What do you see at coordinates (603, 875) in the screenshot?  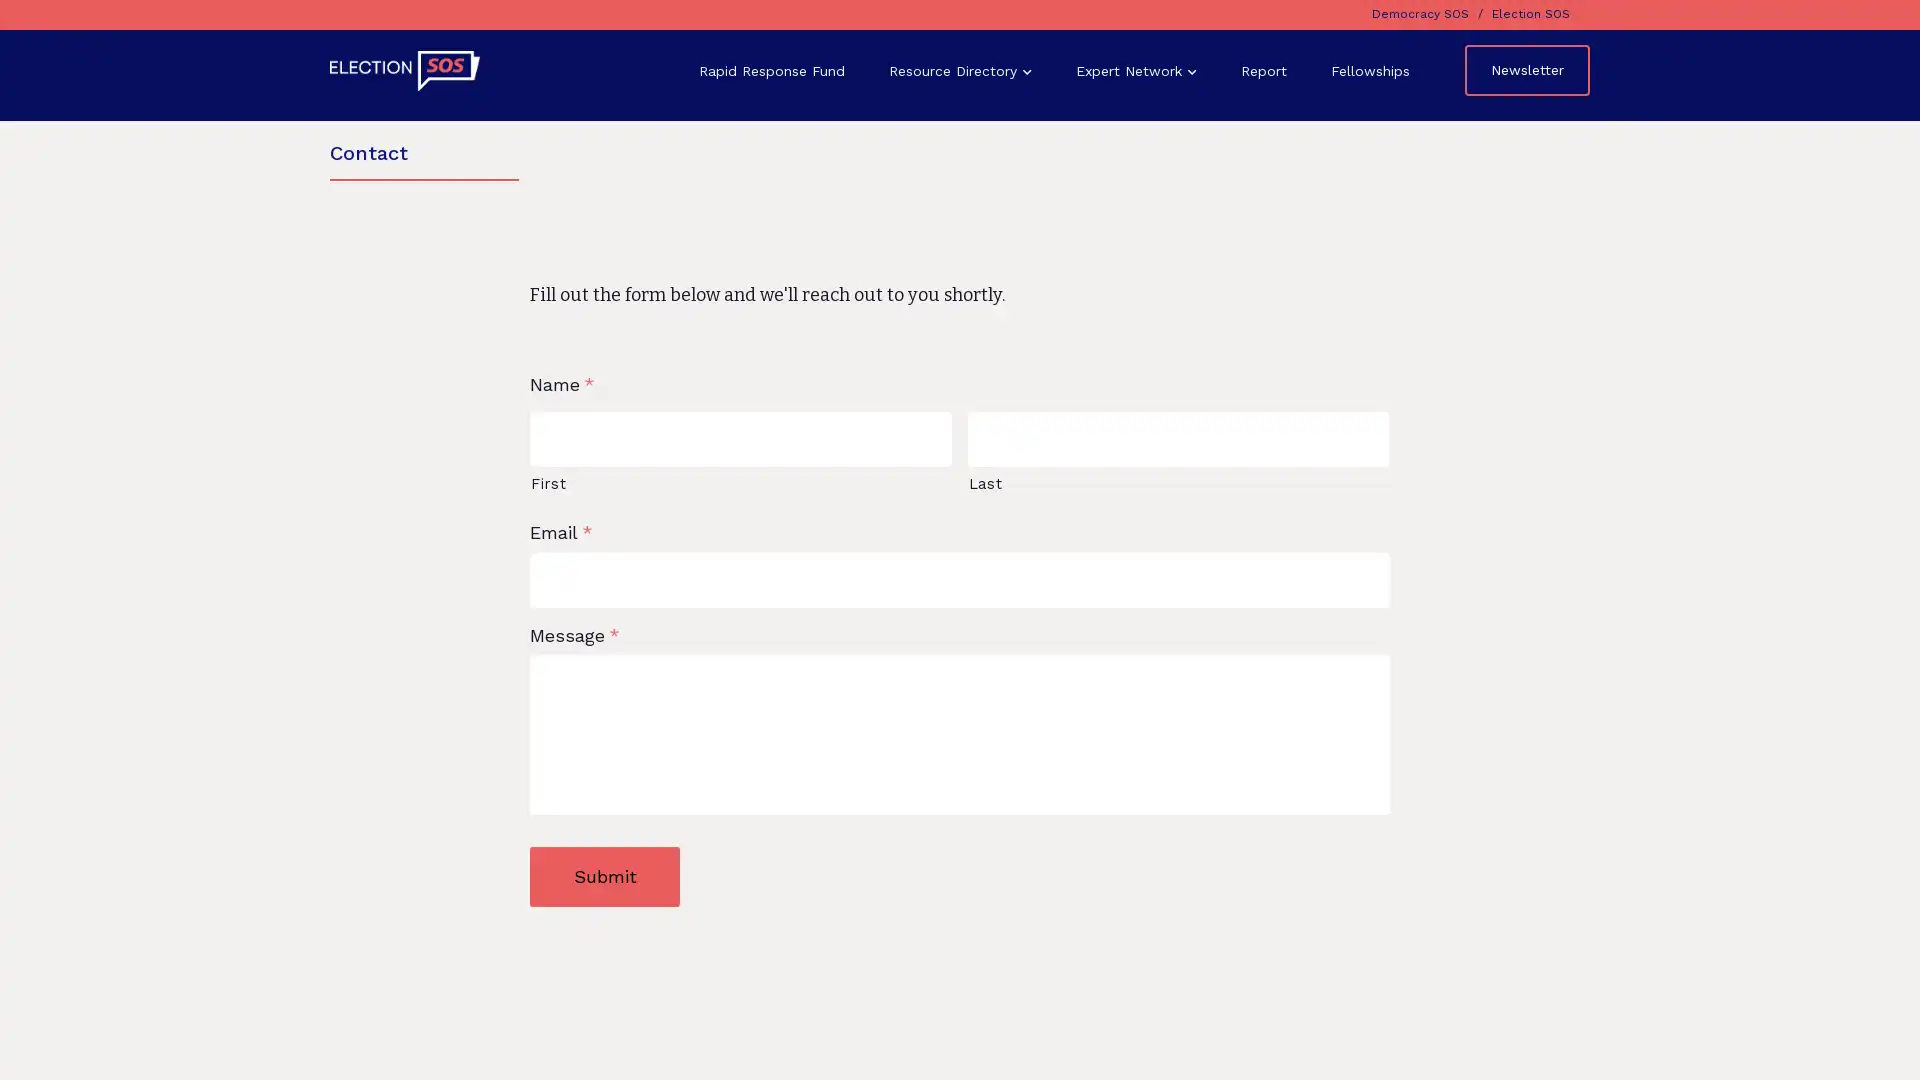 I see `Submit` at bounding box center [603, 875].